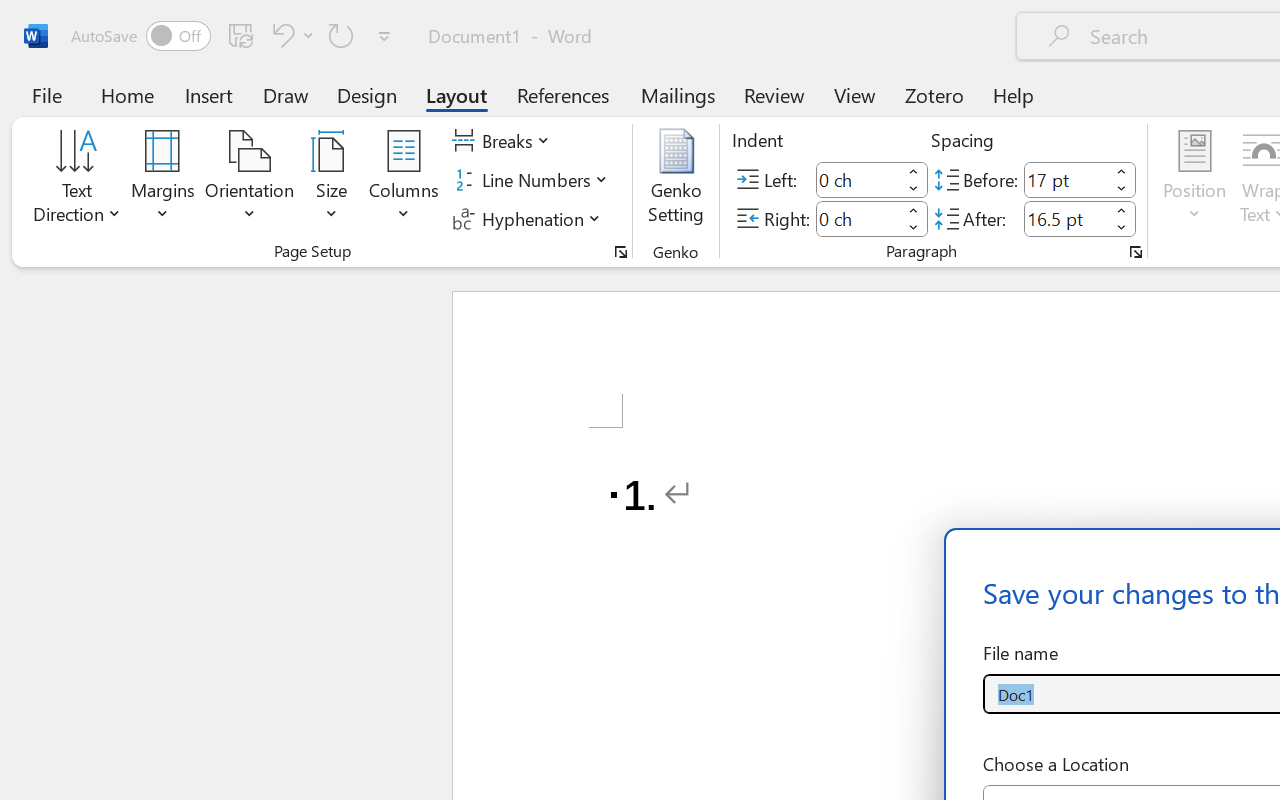  What do you see at coordinates (1121, 227) in the screenshot?
I see `'Less'` at bounding box center [1121, 227].